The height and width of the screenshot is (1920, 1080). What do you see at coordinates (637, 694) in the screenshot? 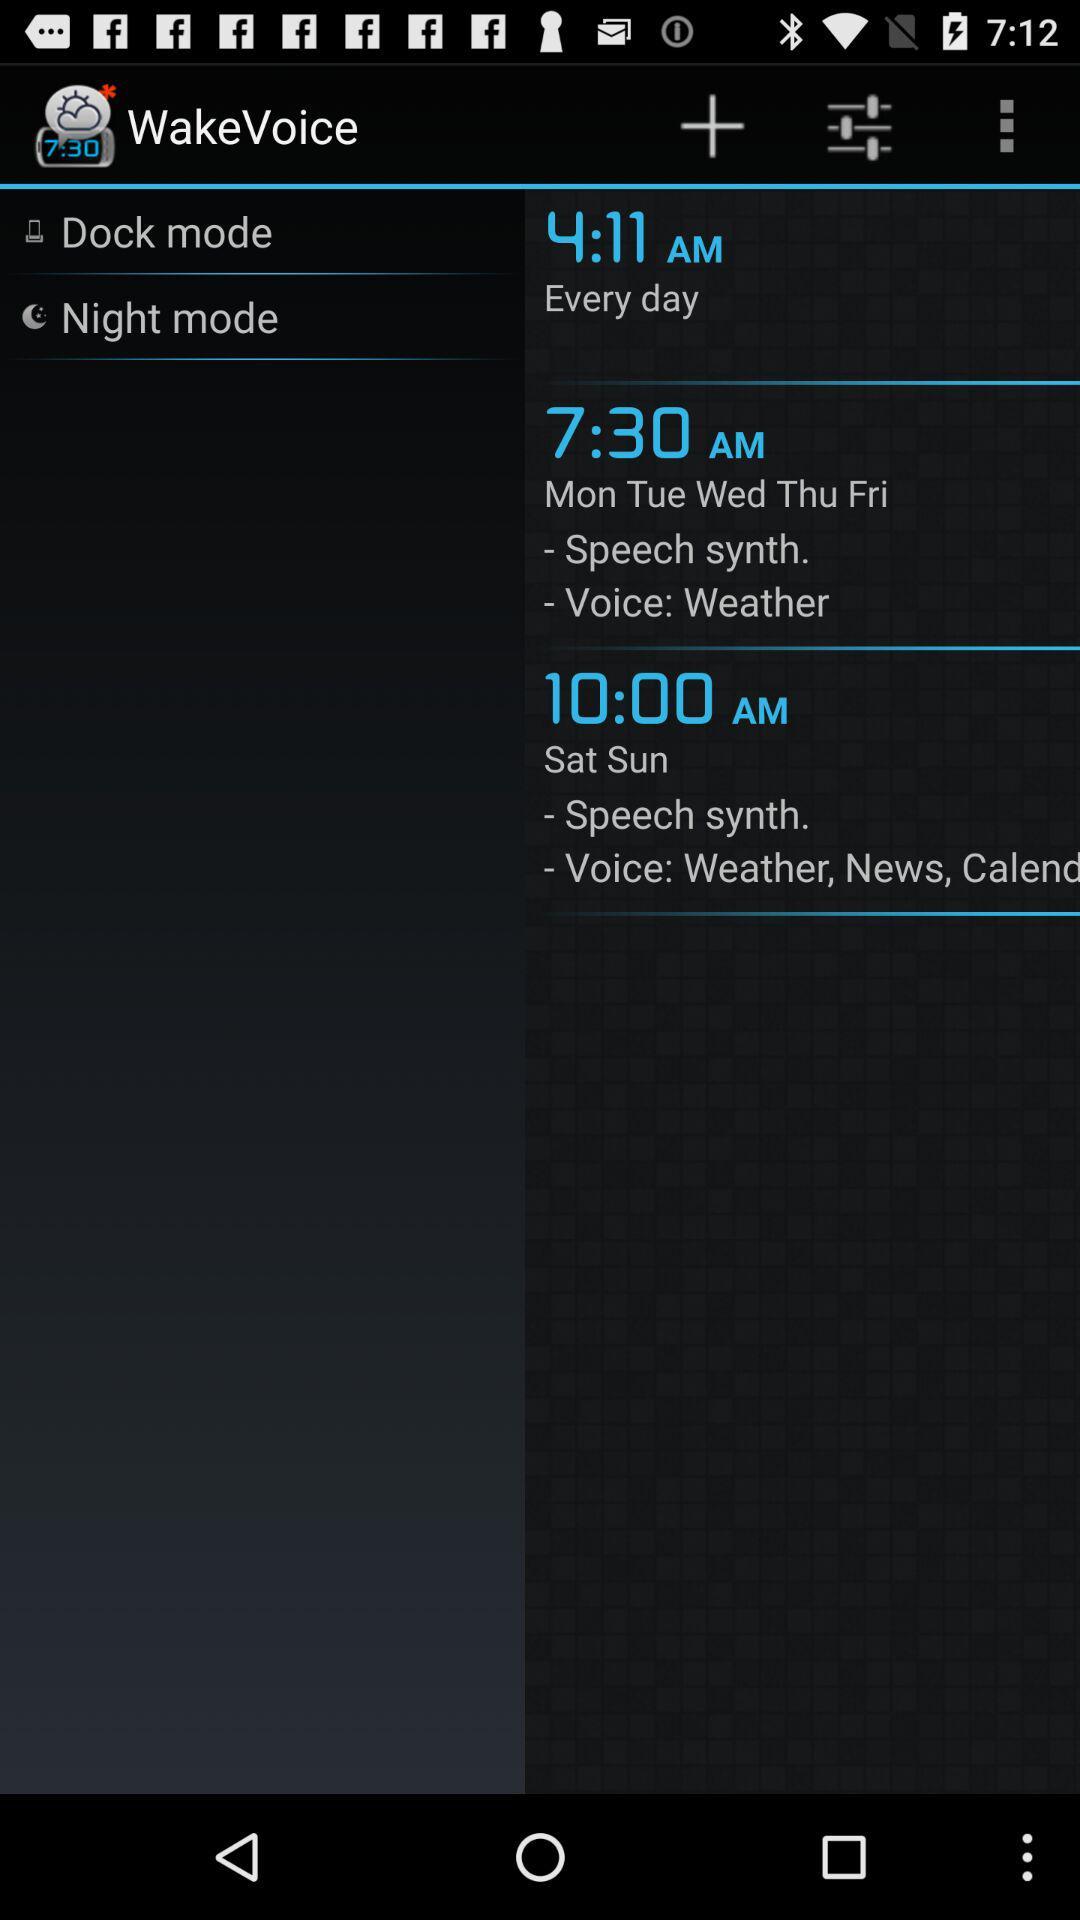
I see `the app at the center` at bounding box center [637, 694].